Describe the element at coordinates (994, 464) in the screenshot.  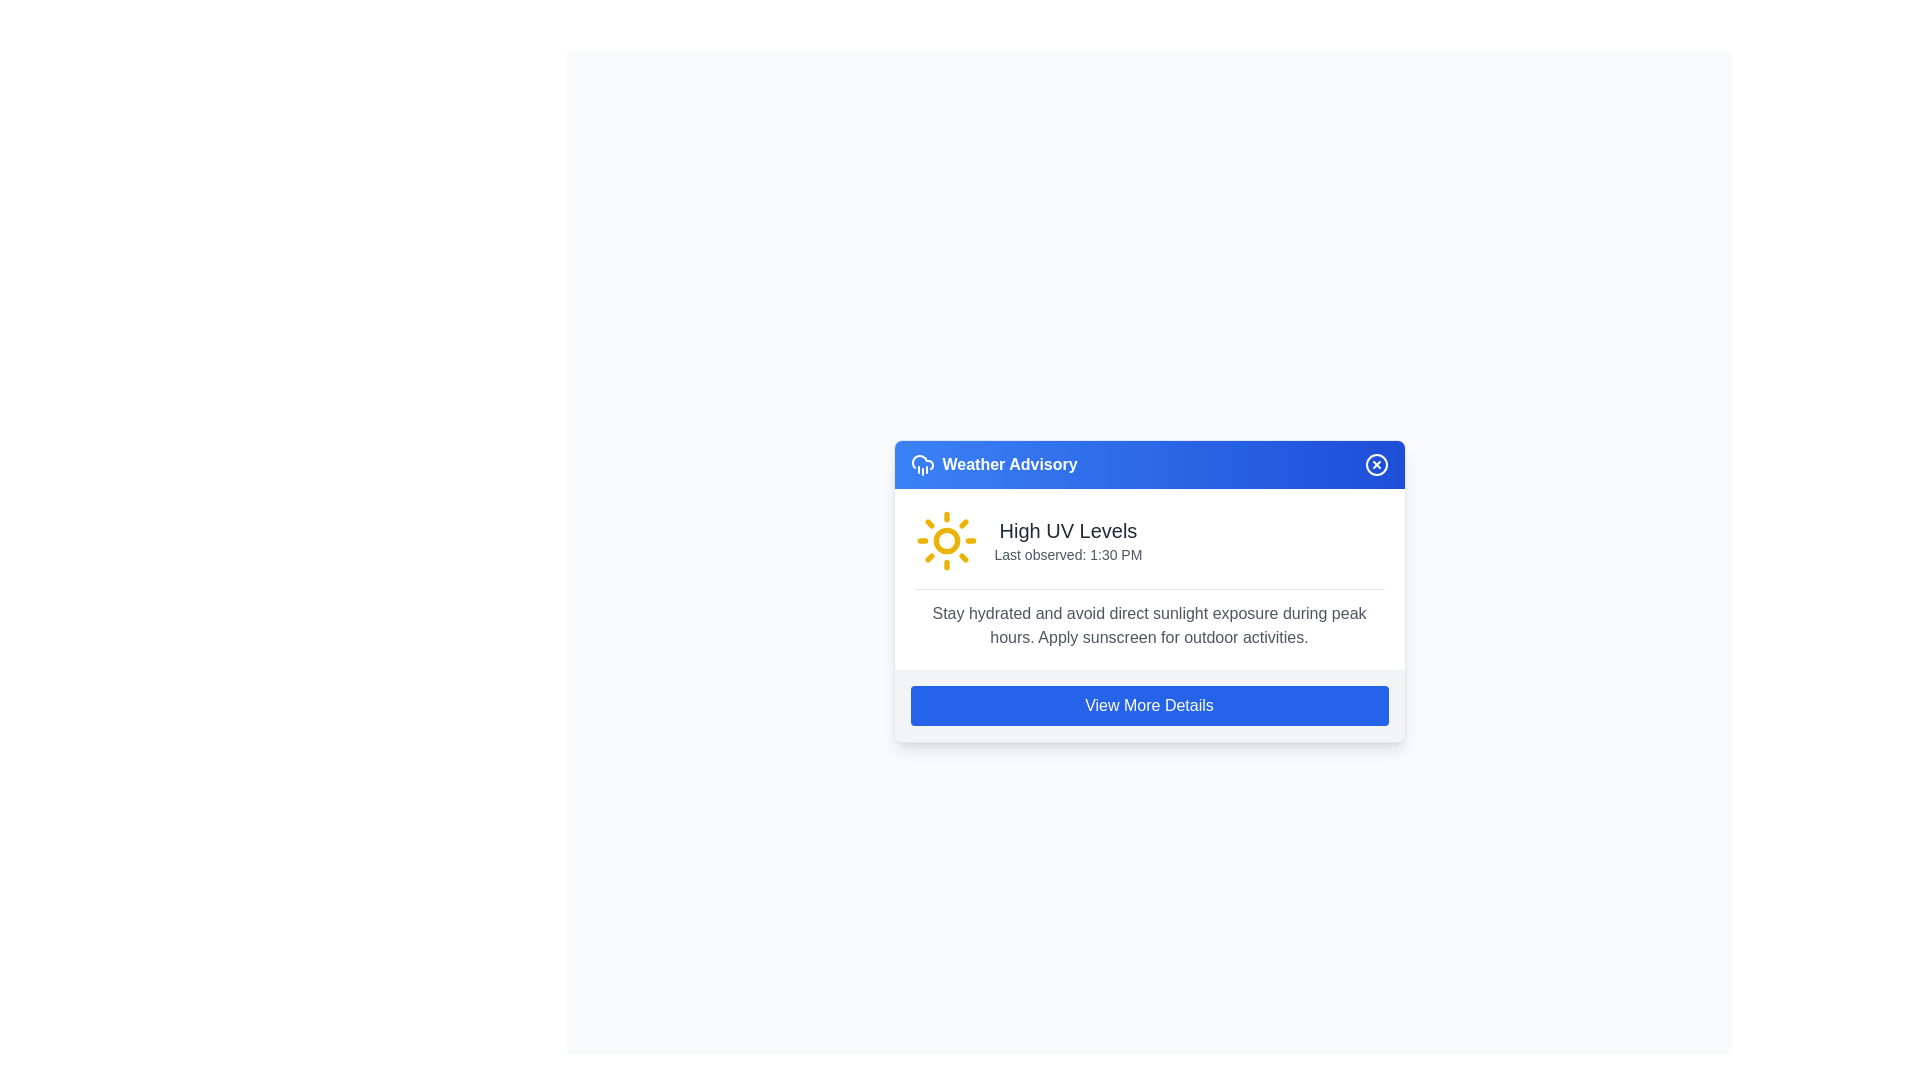
I see `the header element that indicates the purpose or topic of the card below, positioned at the top-left of the information card` at that location.